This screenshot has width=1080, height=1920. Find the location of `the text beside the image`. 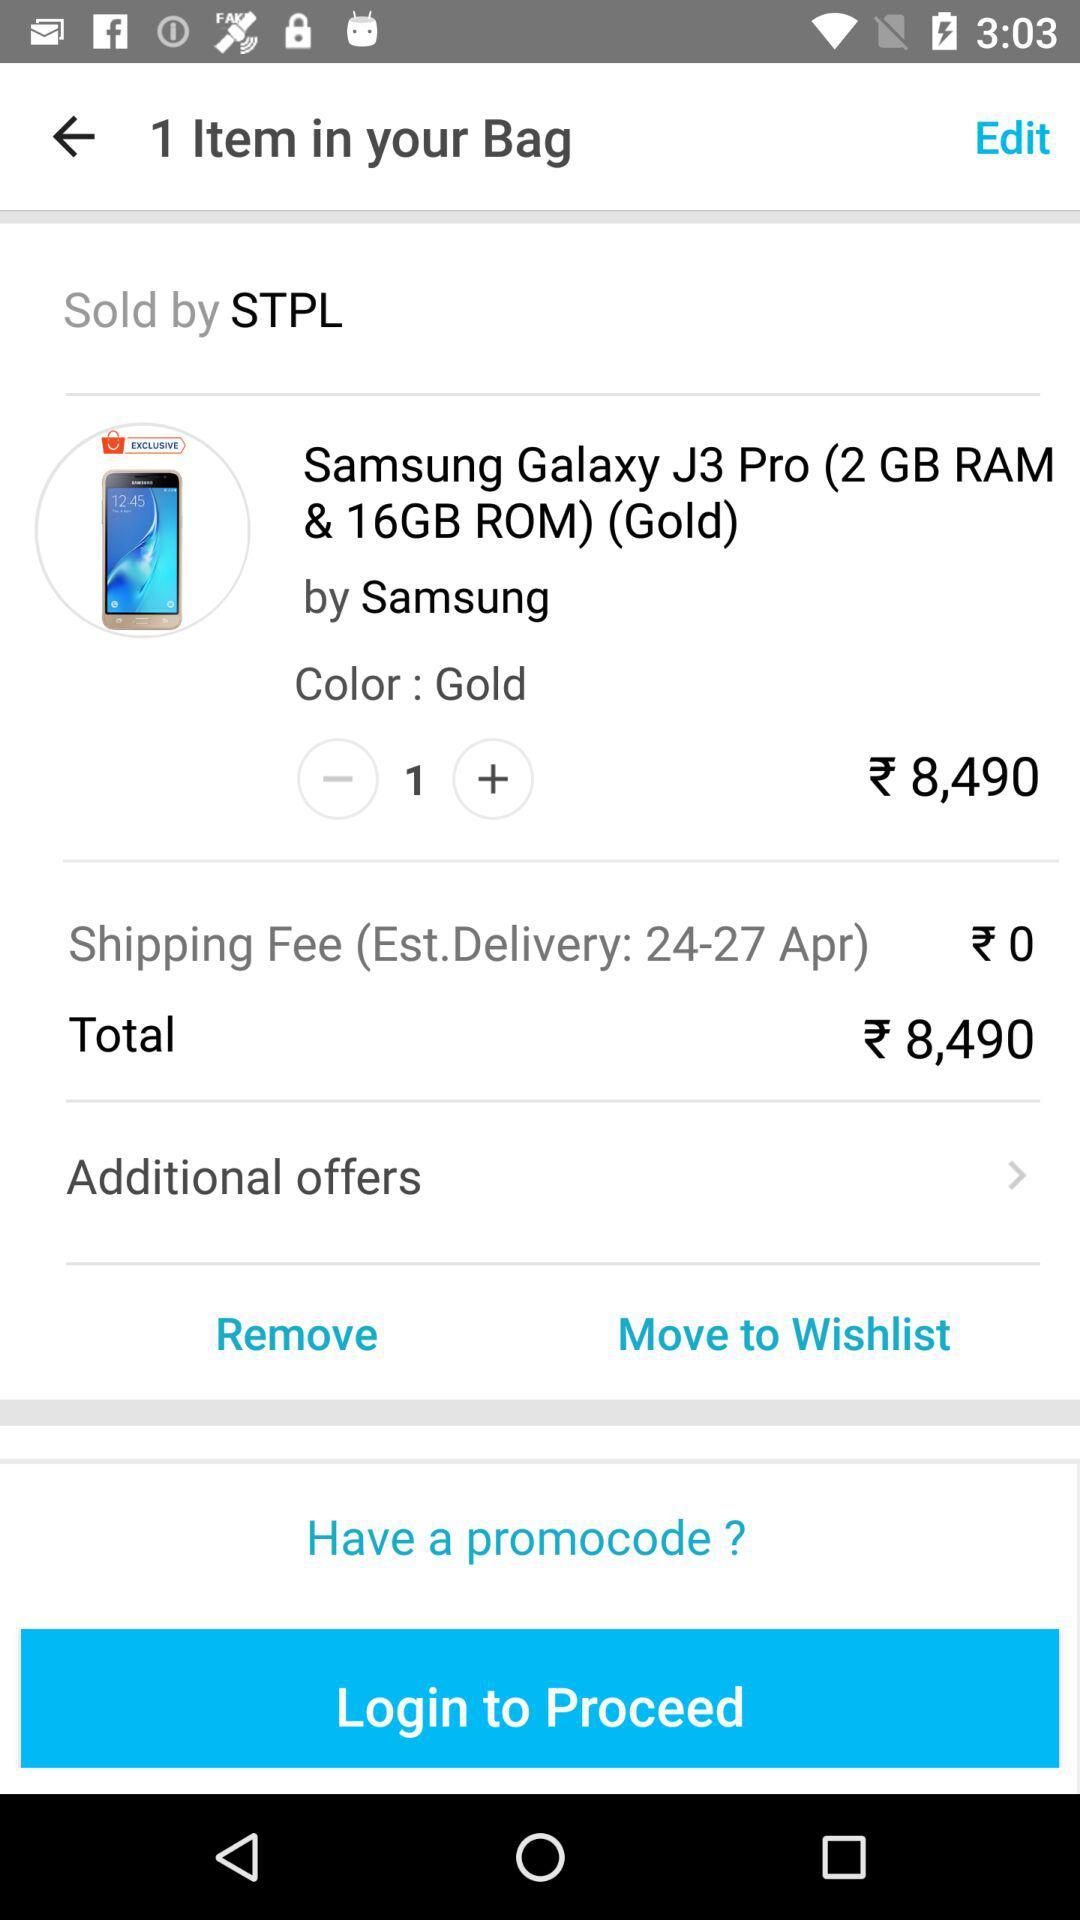

the text beside the image is located at coordinates (680, 490).